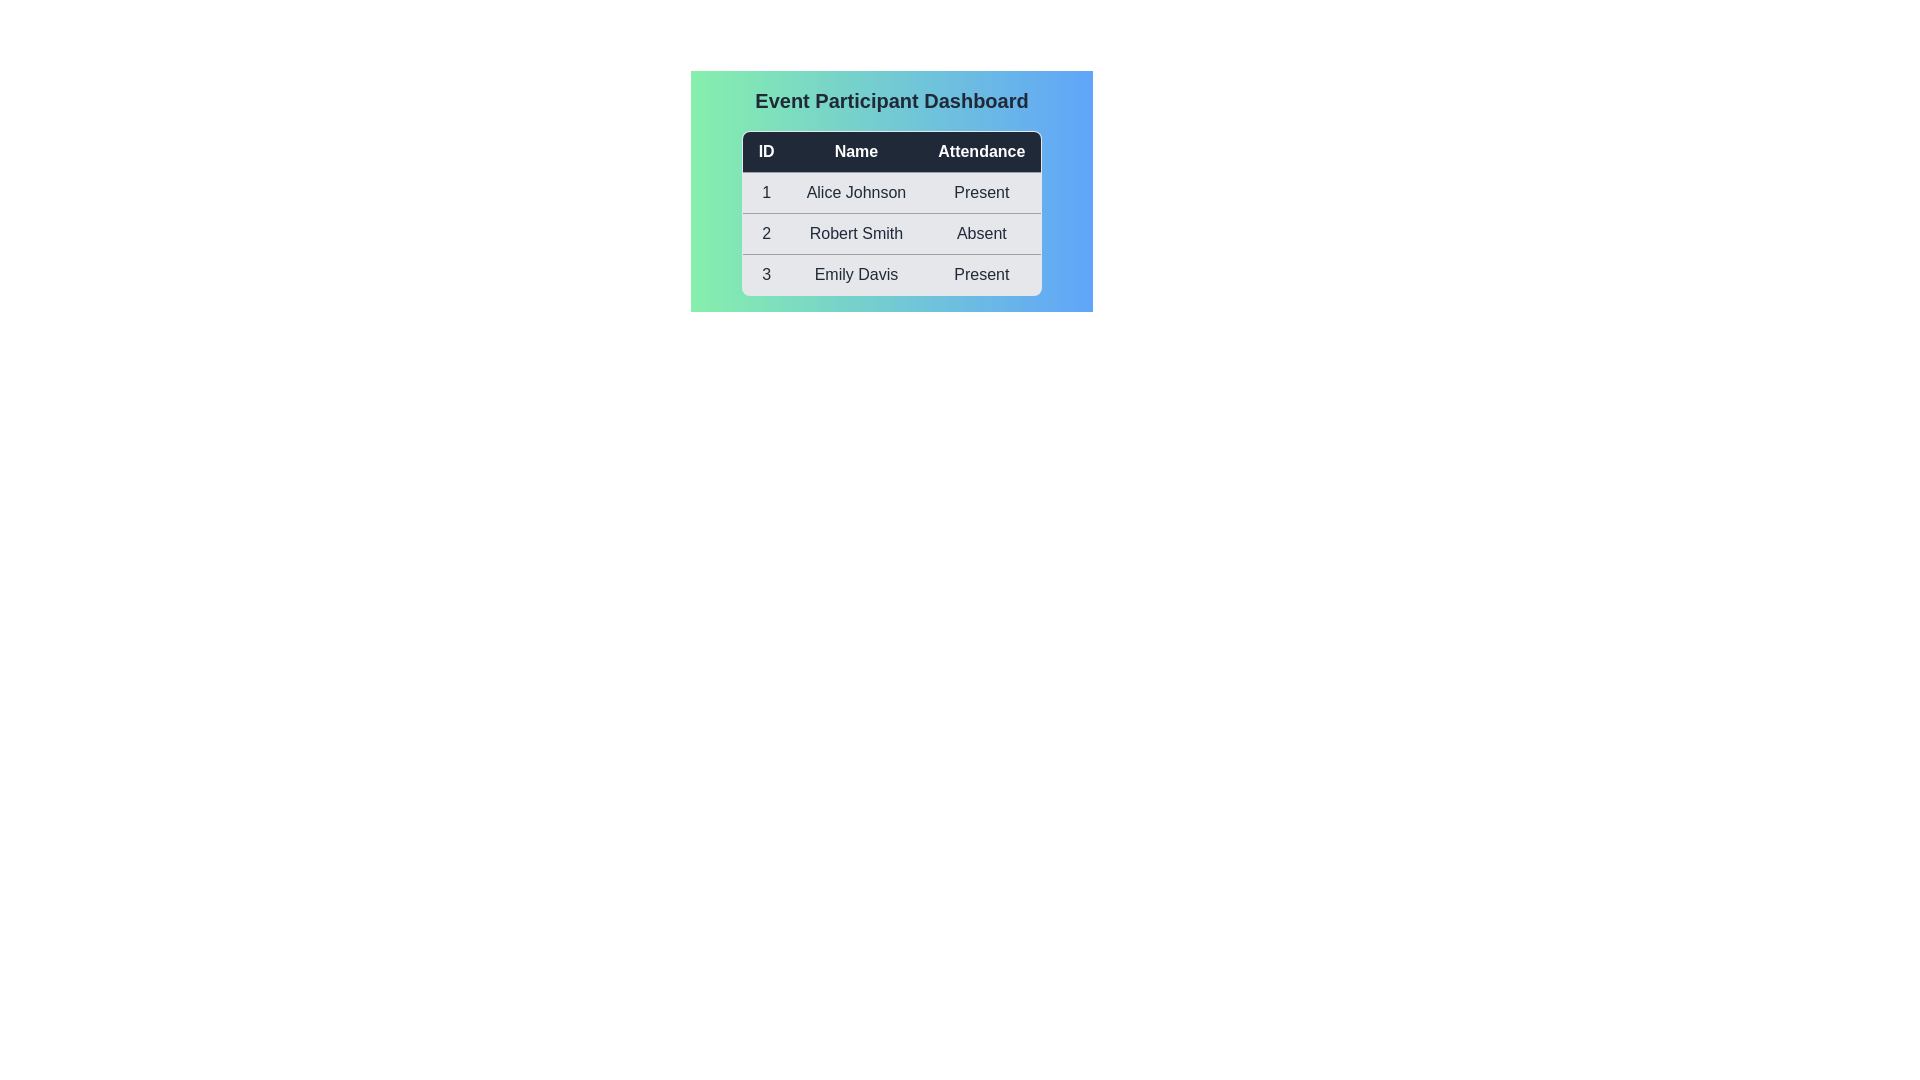  What do you see at coordinates (891, 192) in the screenshot?
I see `text from the first row of the table, which contains the ID '1', Name 'Alice Johnson', and Attendance 'Present'` at bounding box center [891, 192].